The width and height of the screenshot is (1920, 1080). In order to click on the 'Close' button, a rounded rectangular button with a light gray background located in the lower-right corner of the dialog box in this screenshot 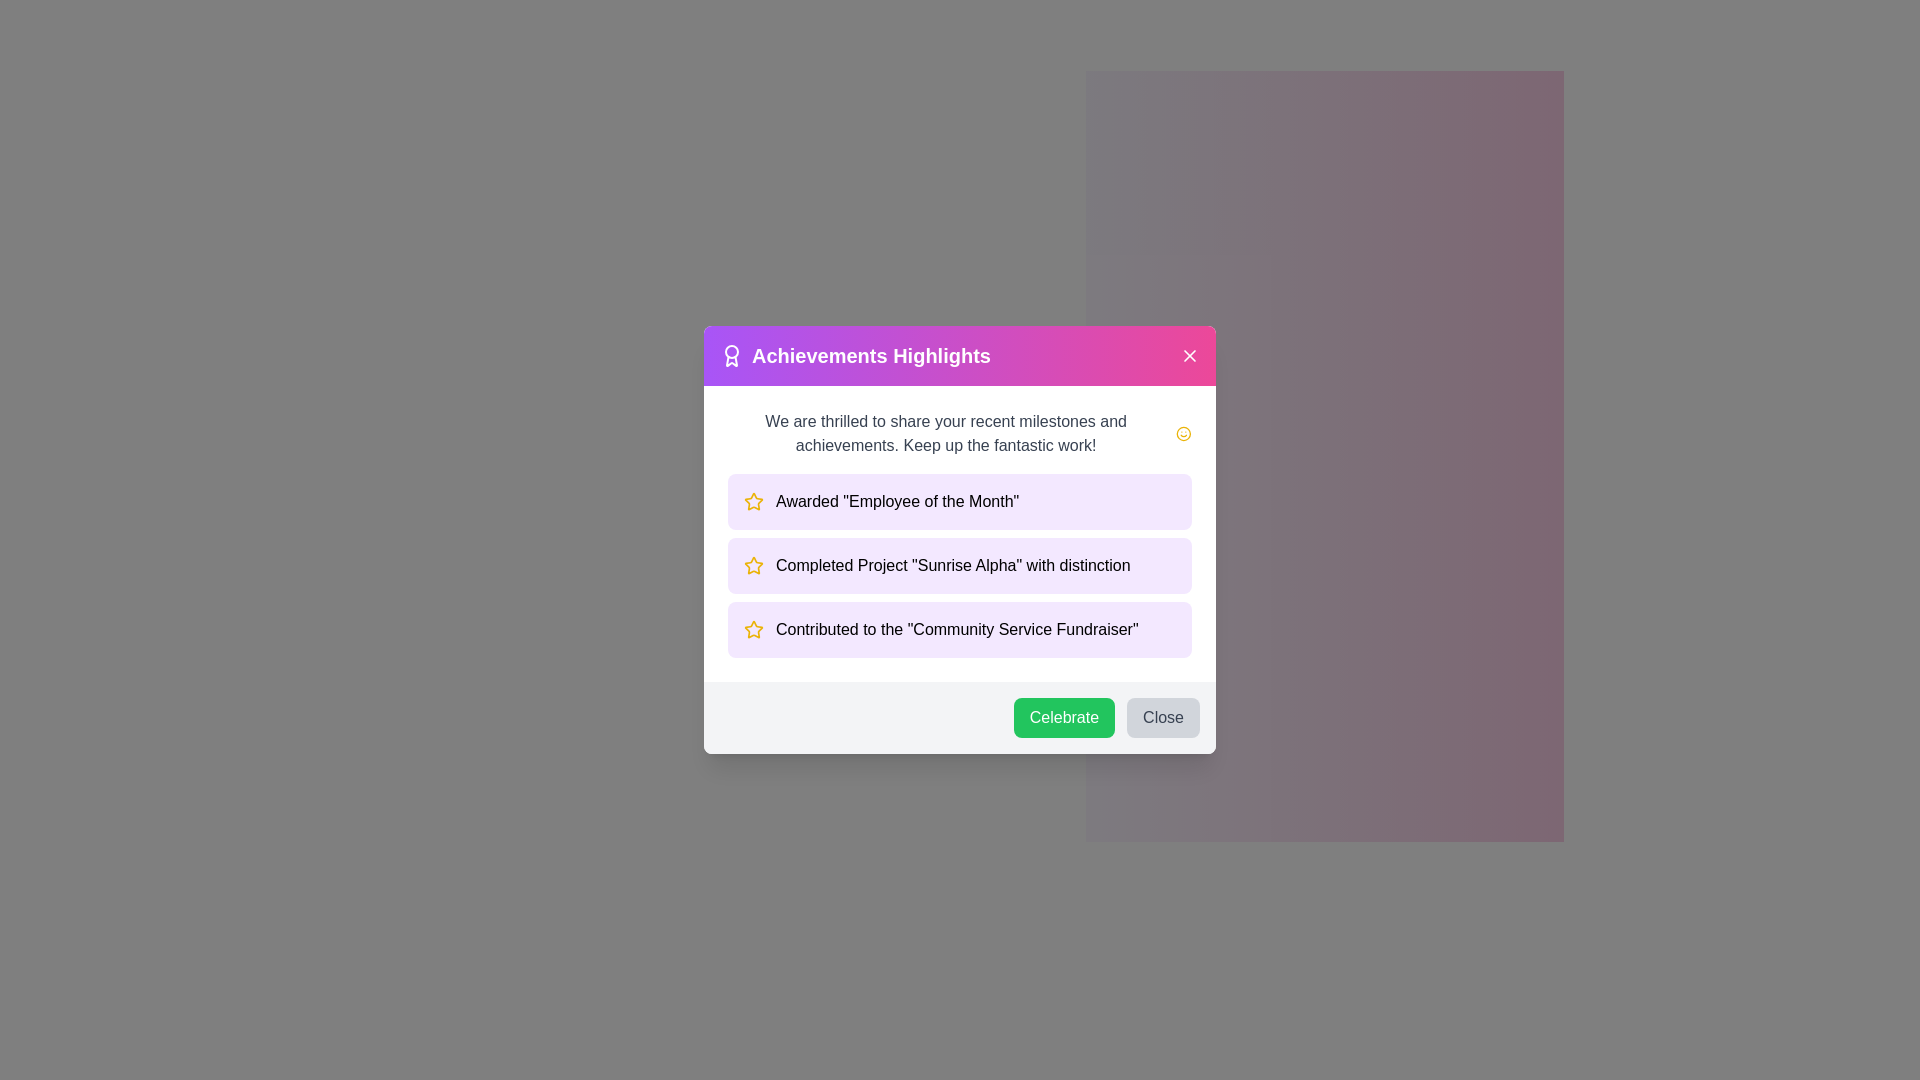, I will do `click(1163, 716)`.